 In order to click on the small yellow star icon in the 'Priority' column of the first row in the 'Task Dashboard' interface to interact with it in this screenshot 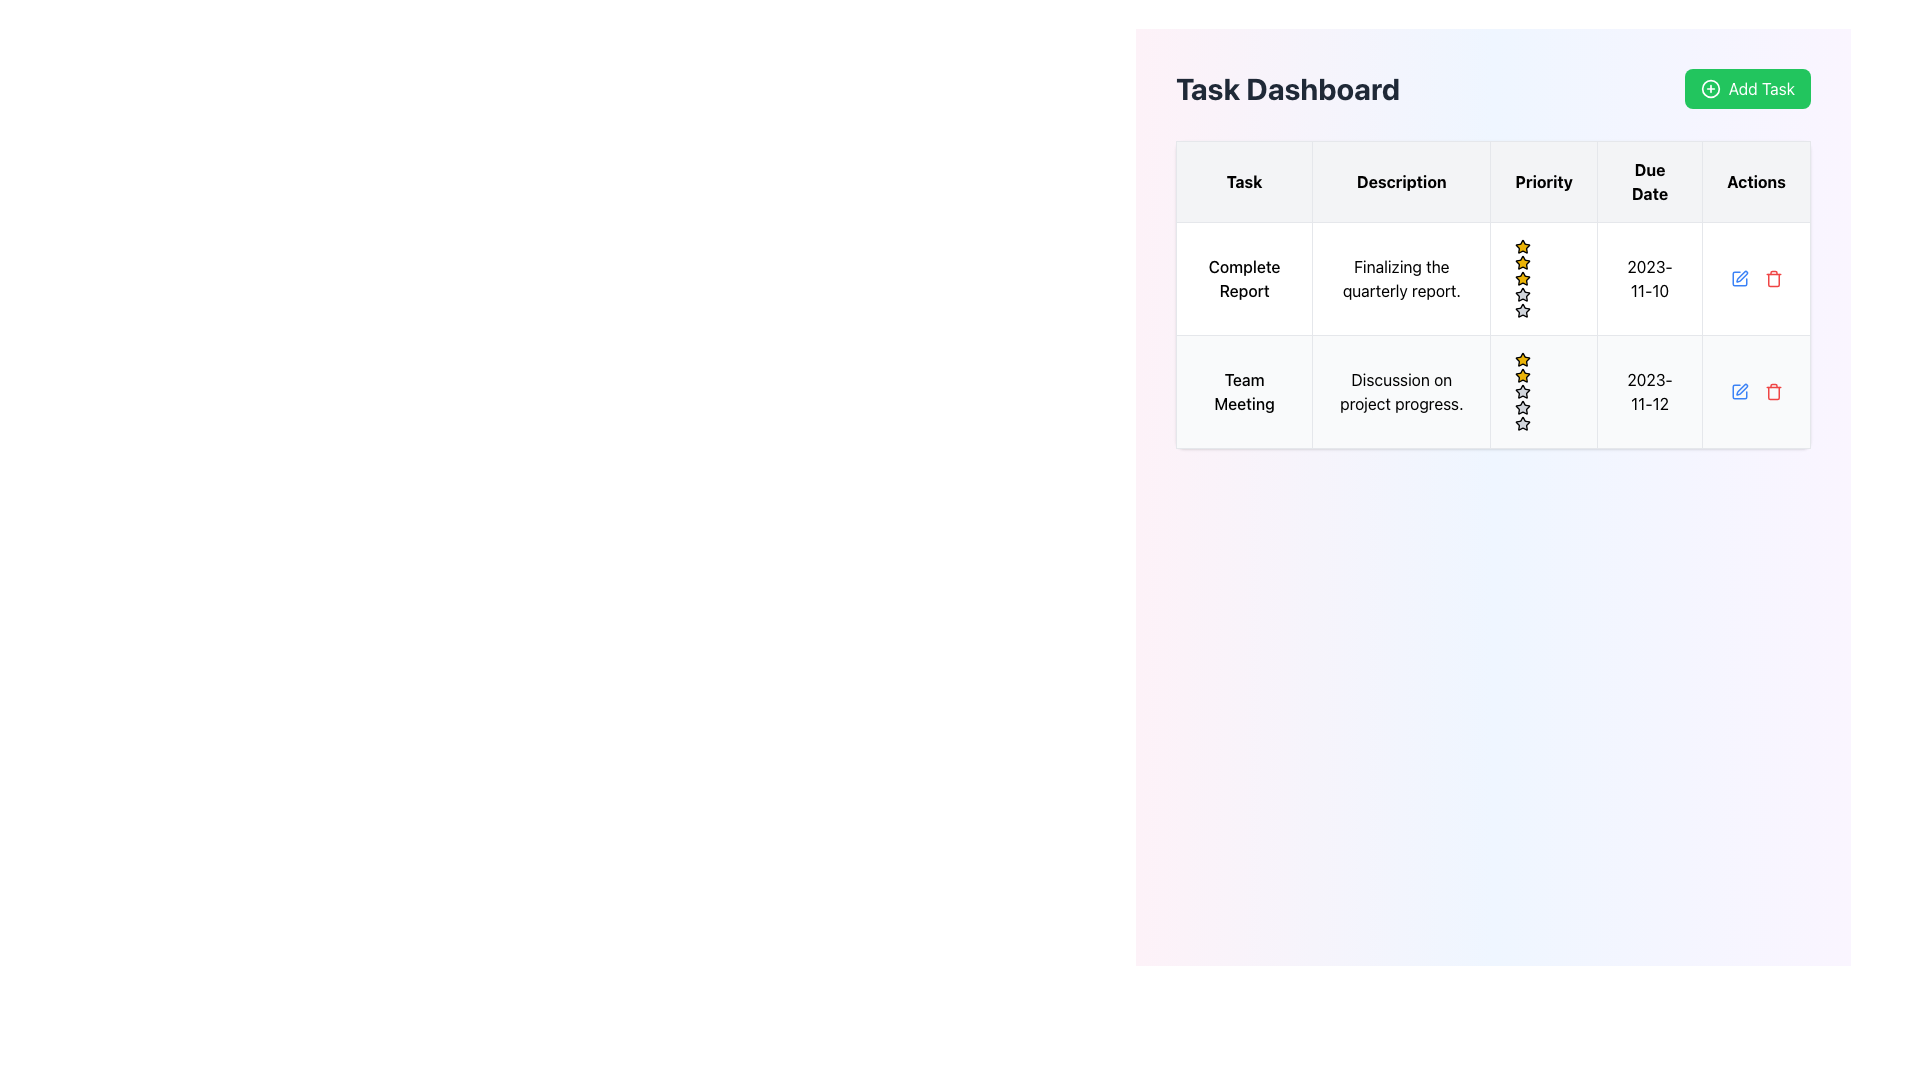, I will do `click(1522, 245)`.